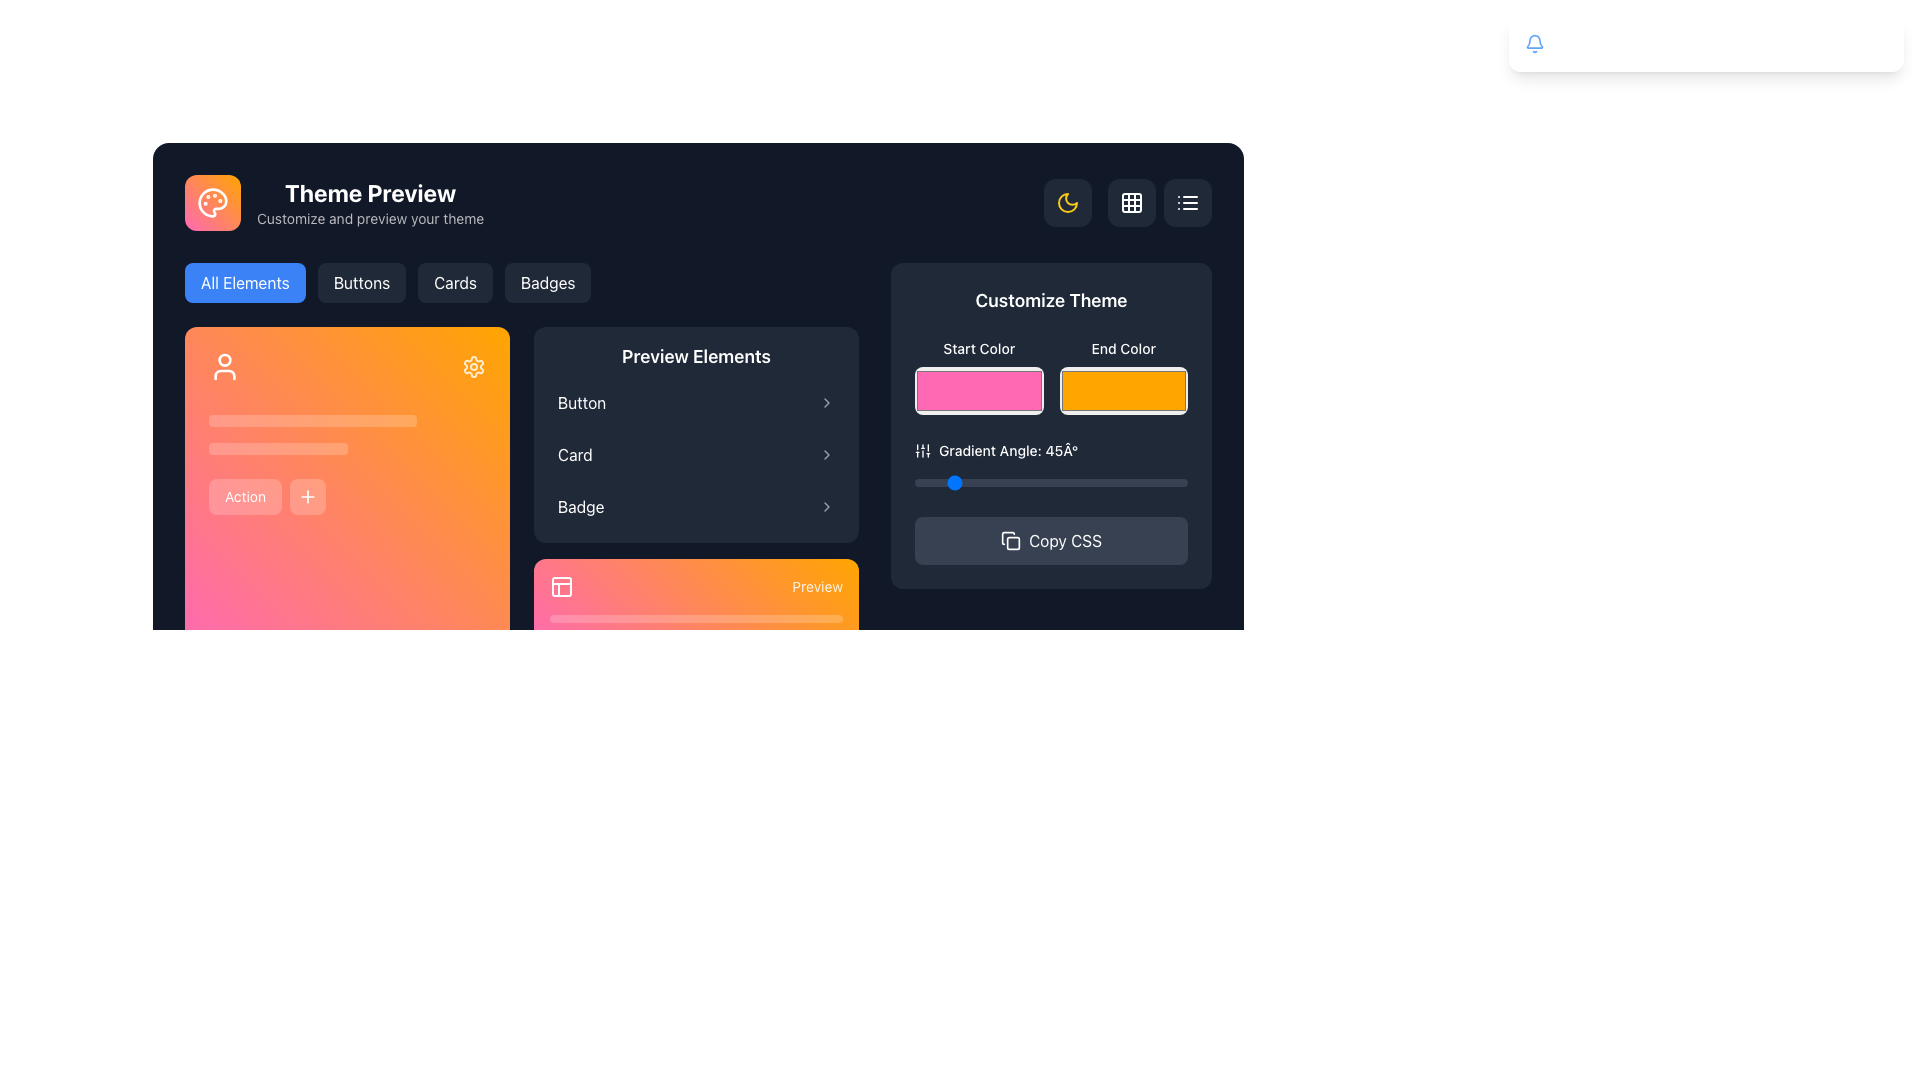 The width and height of the screenshot is (1920, 1080). Describe the element at coordinates (1178, 482) in the screenshot. I see `the slider value` at that location.